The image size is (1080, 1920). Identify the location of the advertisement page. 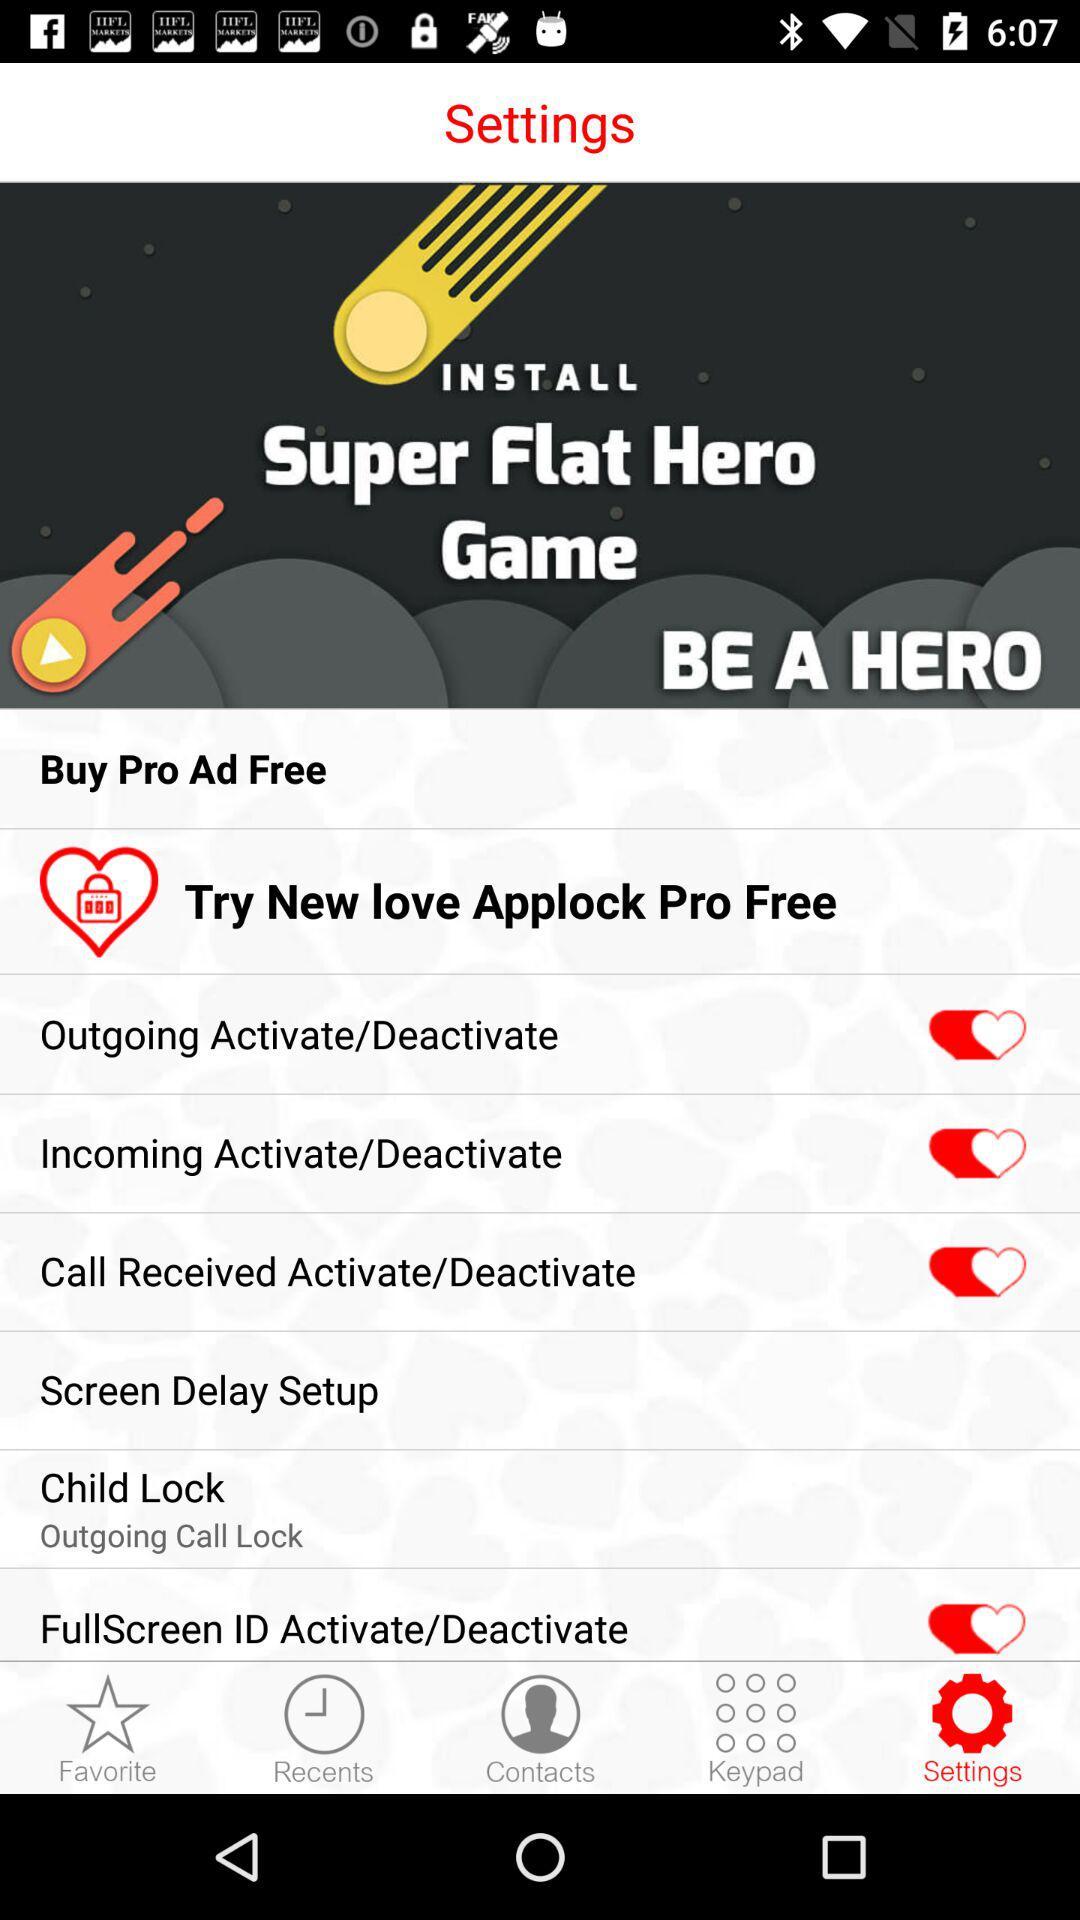
(540, 444).